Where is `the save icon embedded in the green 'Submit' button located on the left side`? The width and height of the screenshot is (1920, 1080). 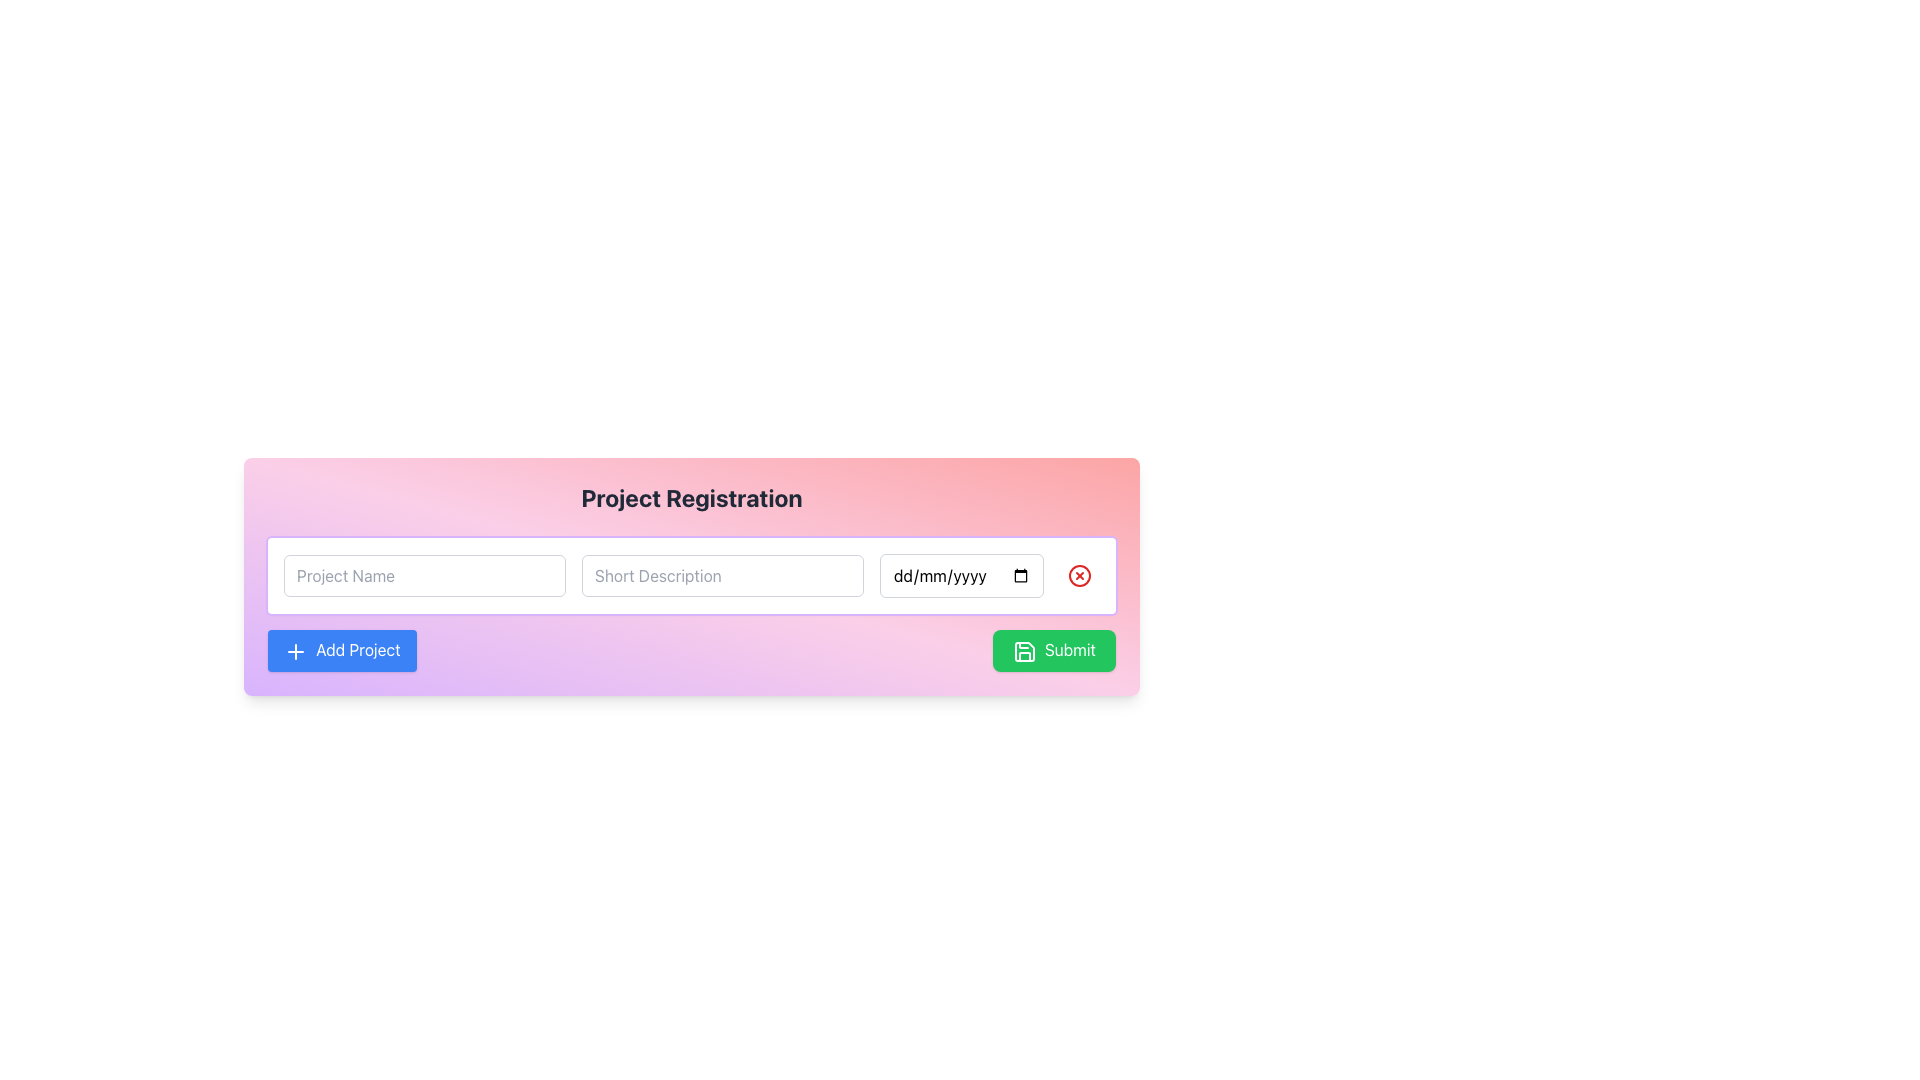
the save icon embedded in the green 'Submit' button located on the left side is located at coordinates (1024, 651).